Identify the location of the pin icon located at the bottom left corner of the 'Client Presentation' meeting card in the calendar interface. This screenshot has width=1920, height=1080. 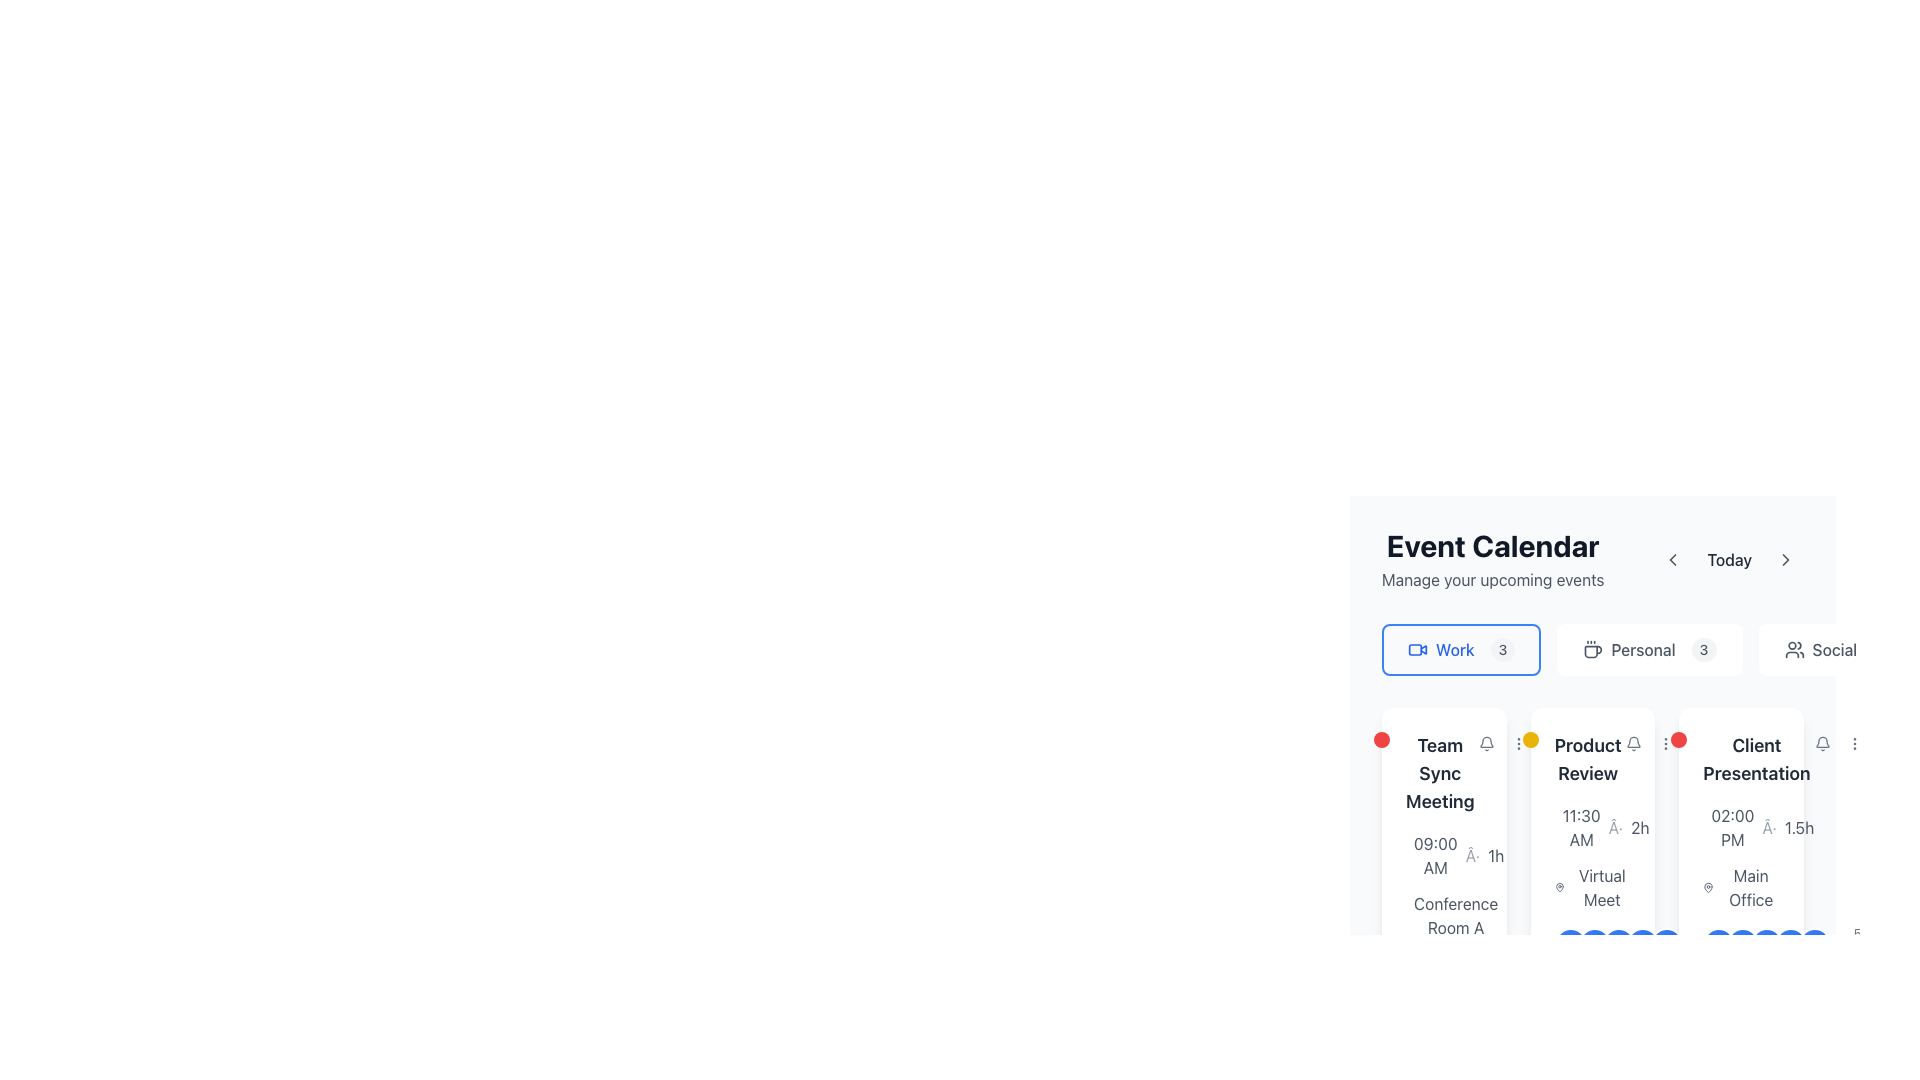
(1707, 886).